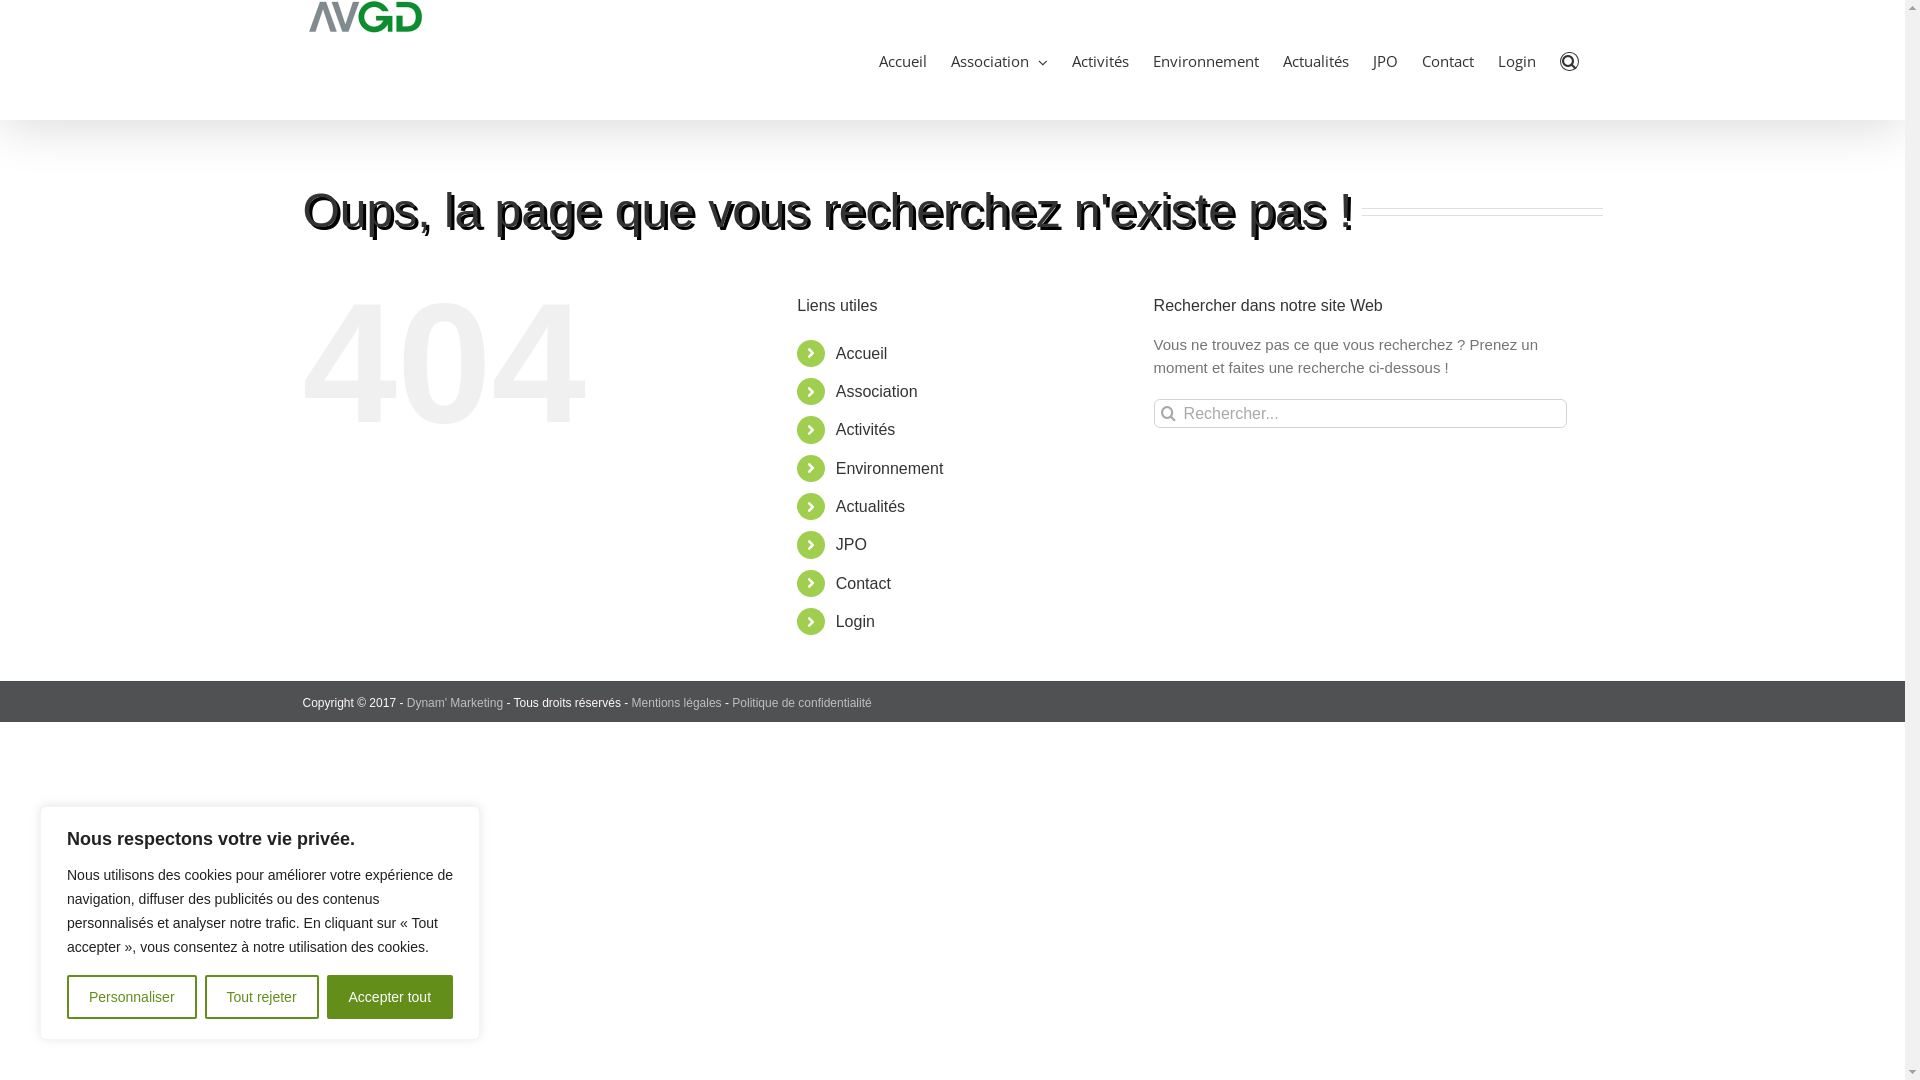  I want to click on 'Accueil', so click(878, 59).